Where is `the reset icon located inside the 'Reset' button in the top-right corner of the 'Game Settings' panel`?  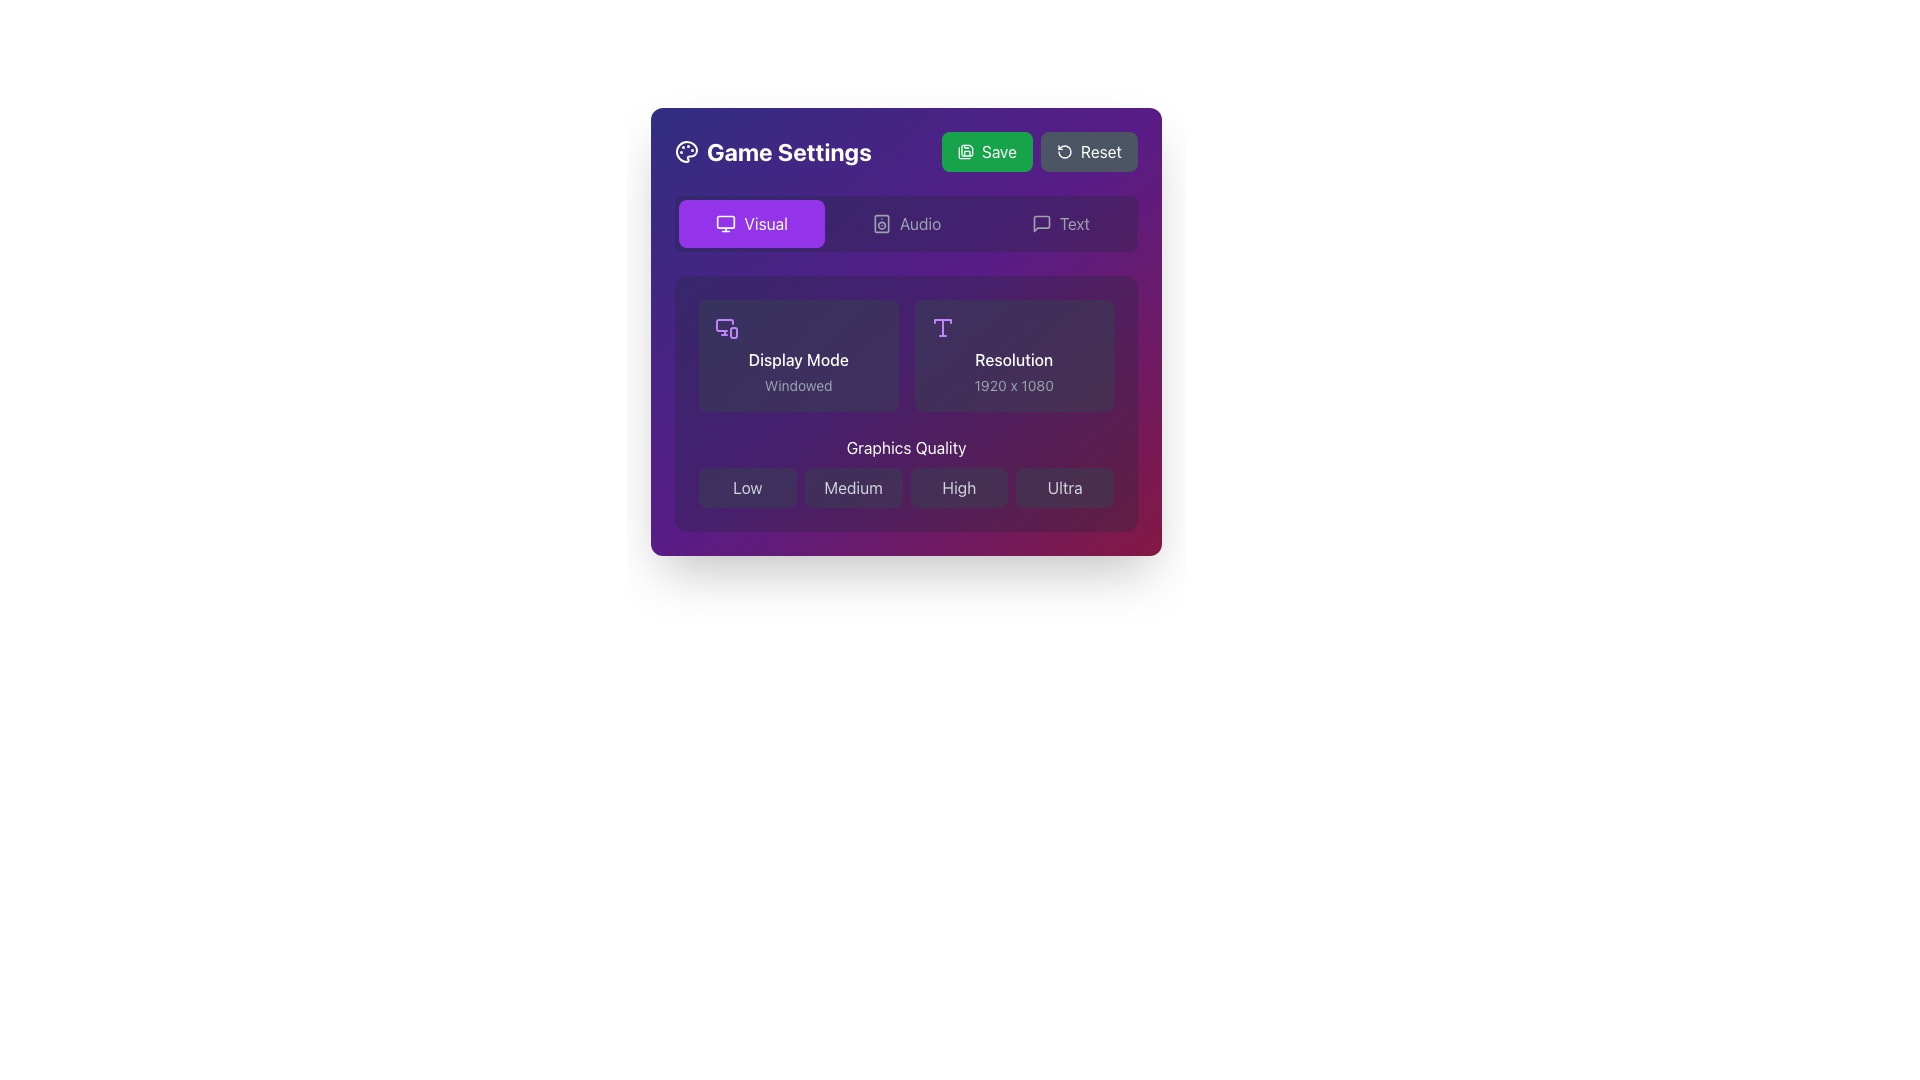
the reset icon located inside the 'Reset' button in the top-right corner of the 'Game Settings' panel is located at coordinates (1063, 150).